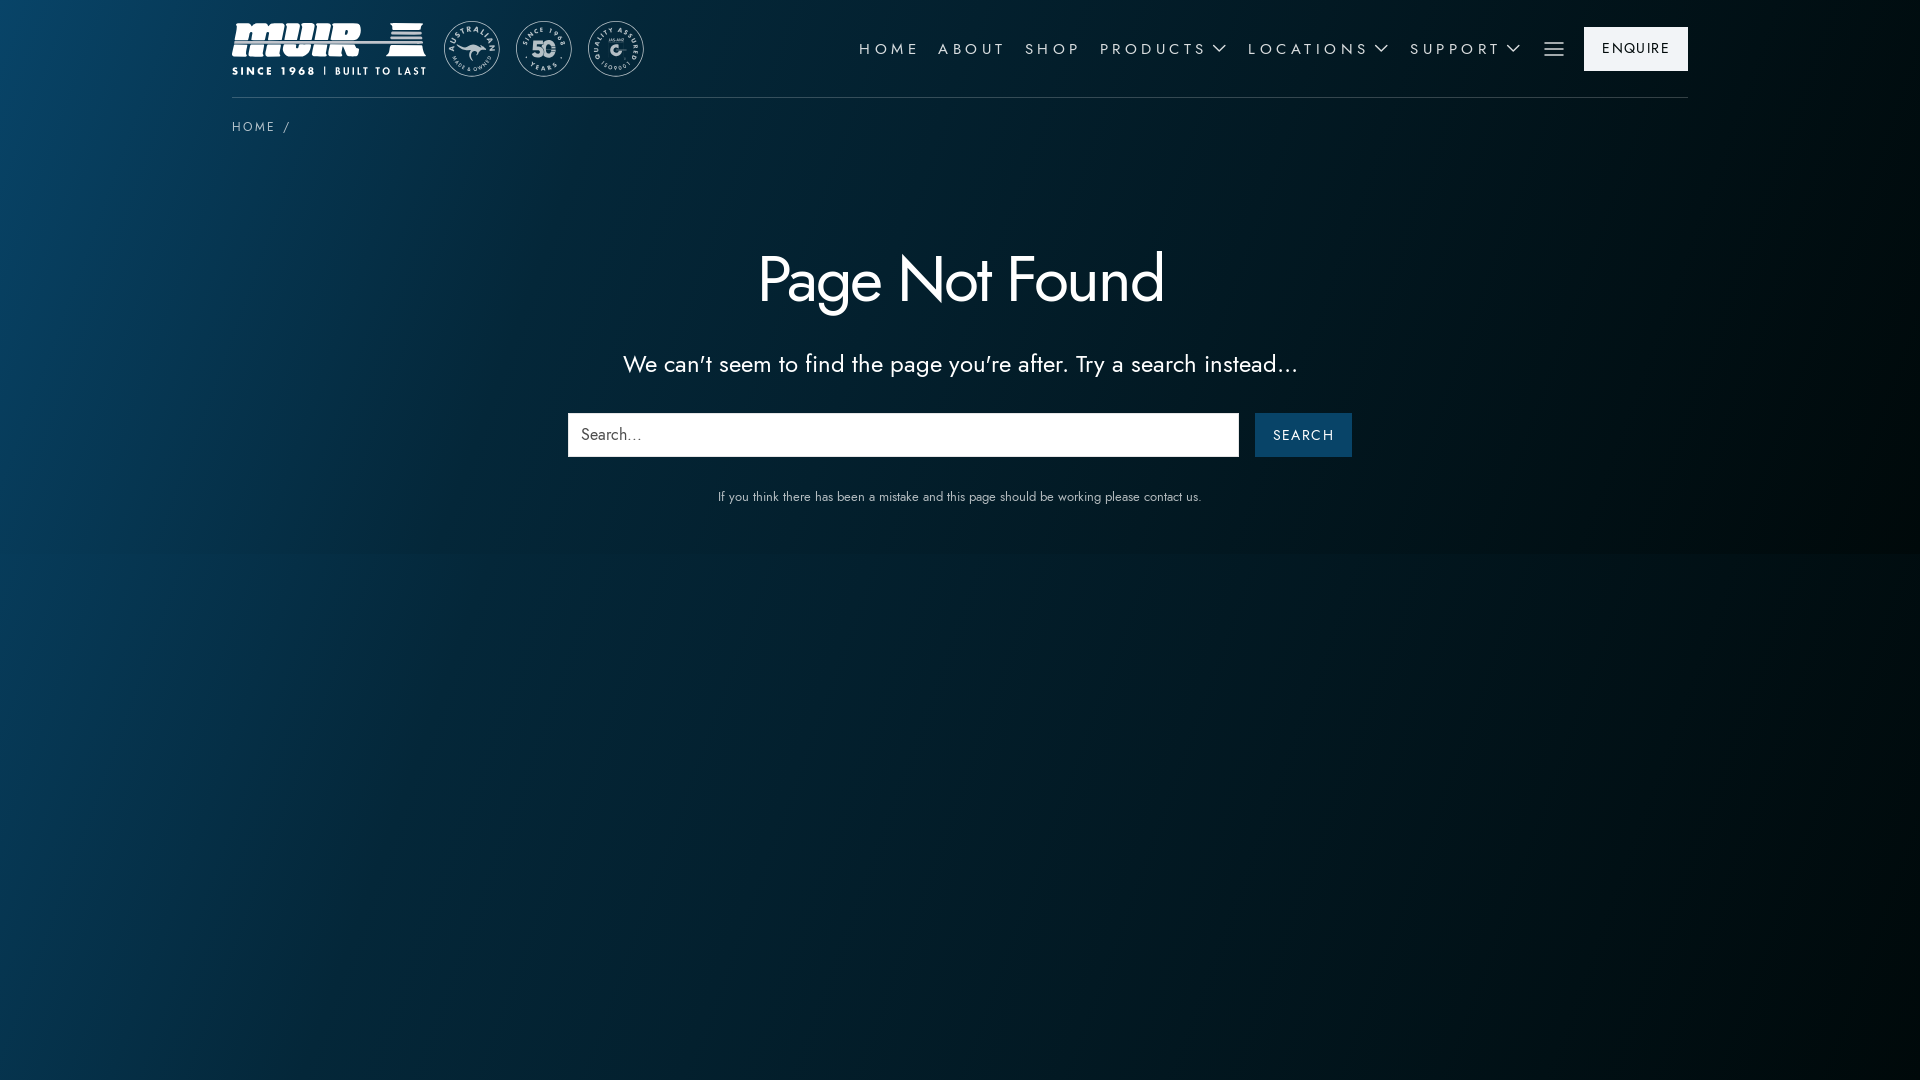 The width and height of the screenshot is (1920, 1080). Describe the element at coordinates (1303, 434) in the screenshot. I see `'Search'` at that location.